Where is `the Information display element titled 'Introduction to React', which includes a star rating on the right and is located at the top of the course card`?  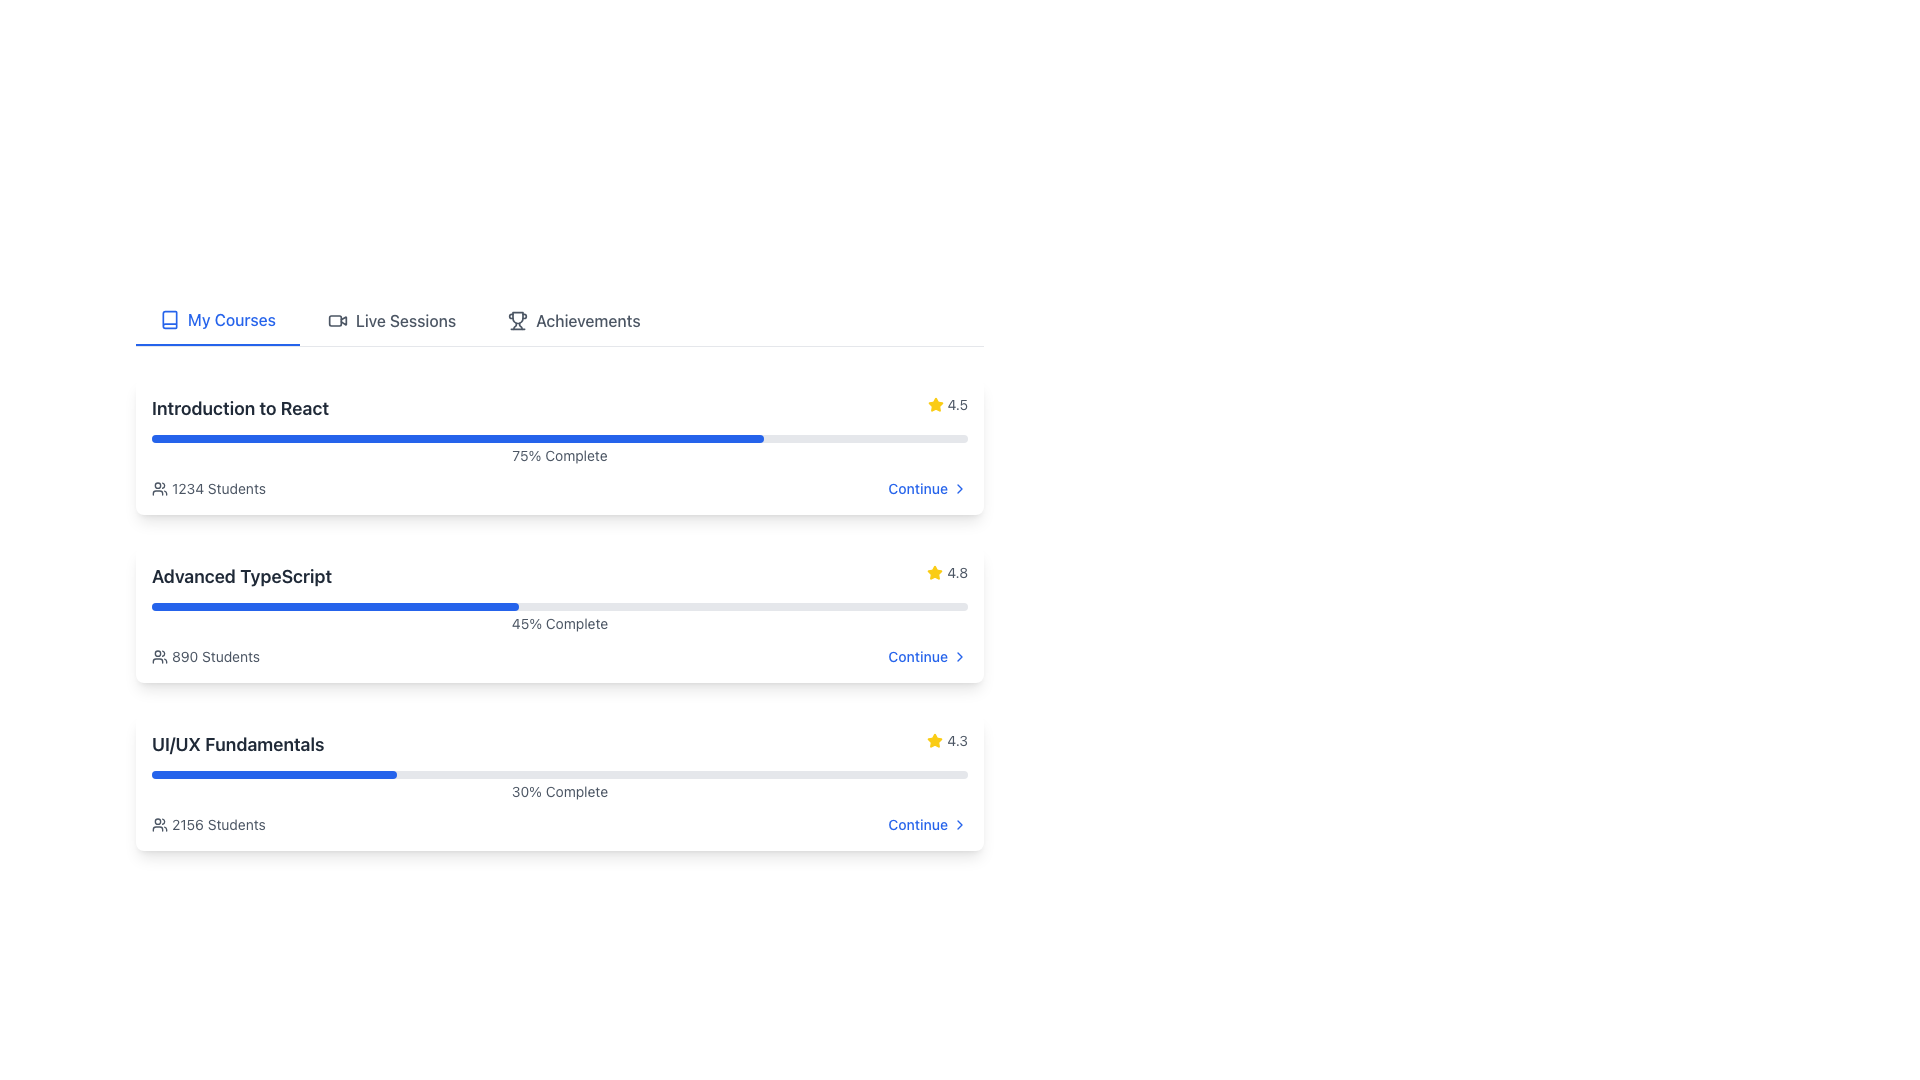 the Information display element titled 'Introduction to React', which includes a star rating on the right and is located at the top of the course card is located at coordinates (560, 407).